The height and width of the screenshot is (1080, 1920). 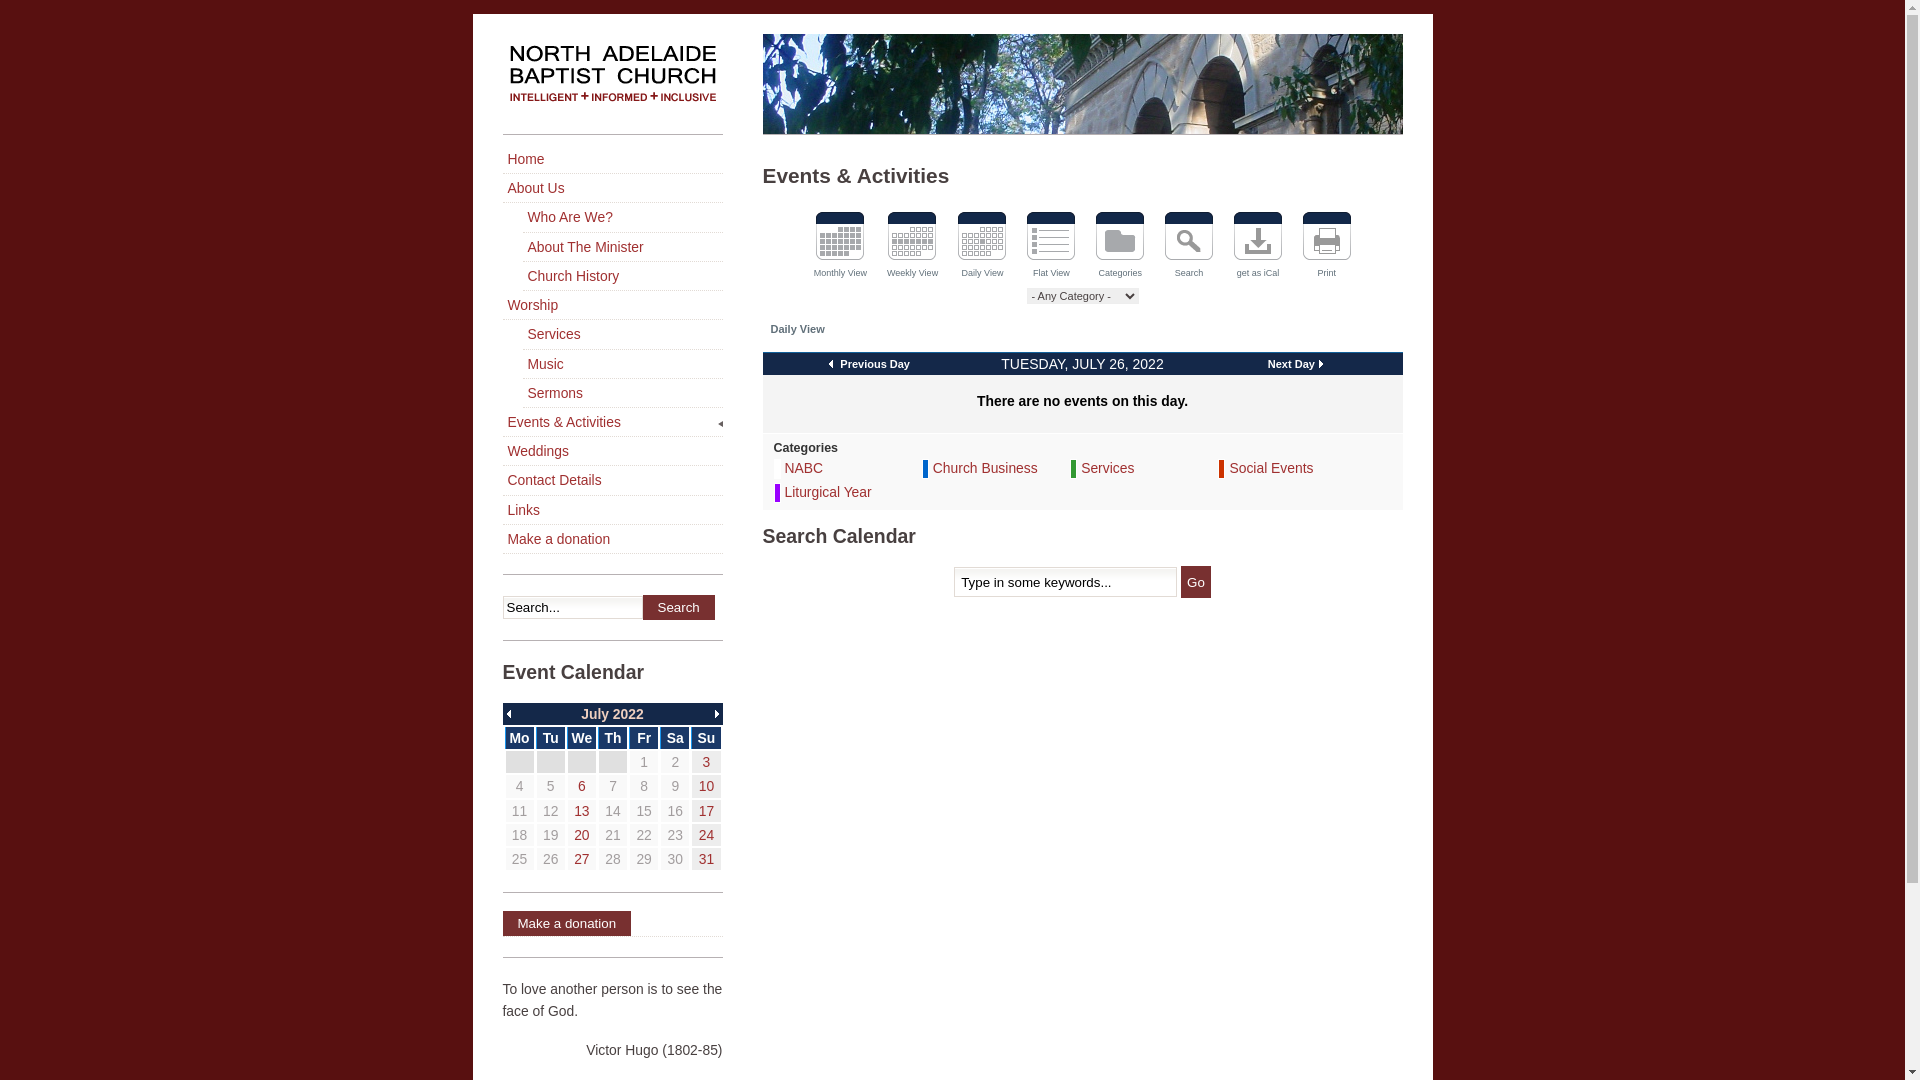 What do you see at coordinates (706, 785) in the screenshot?
I see `'10'` at bounding box center [706, 785].